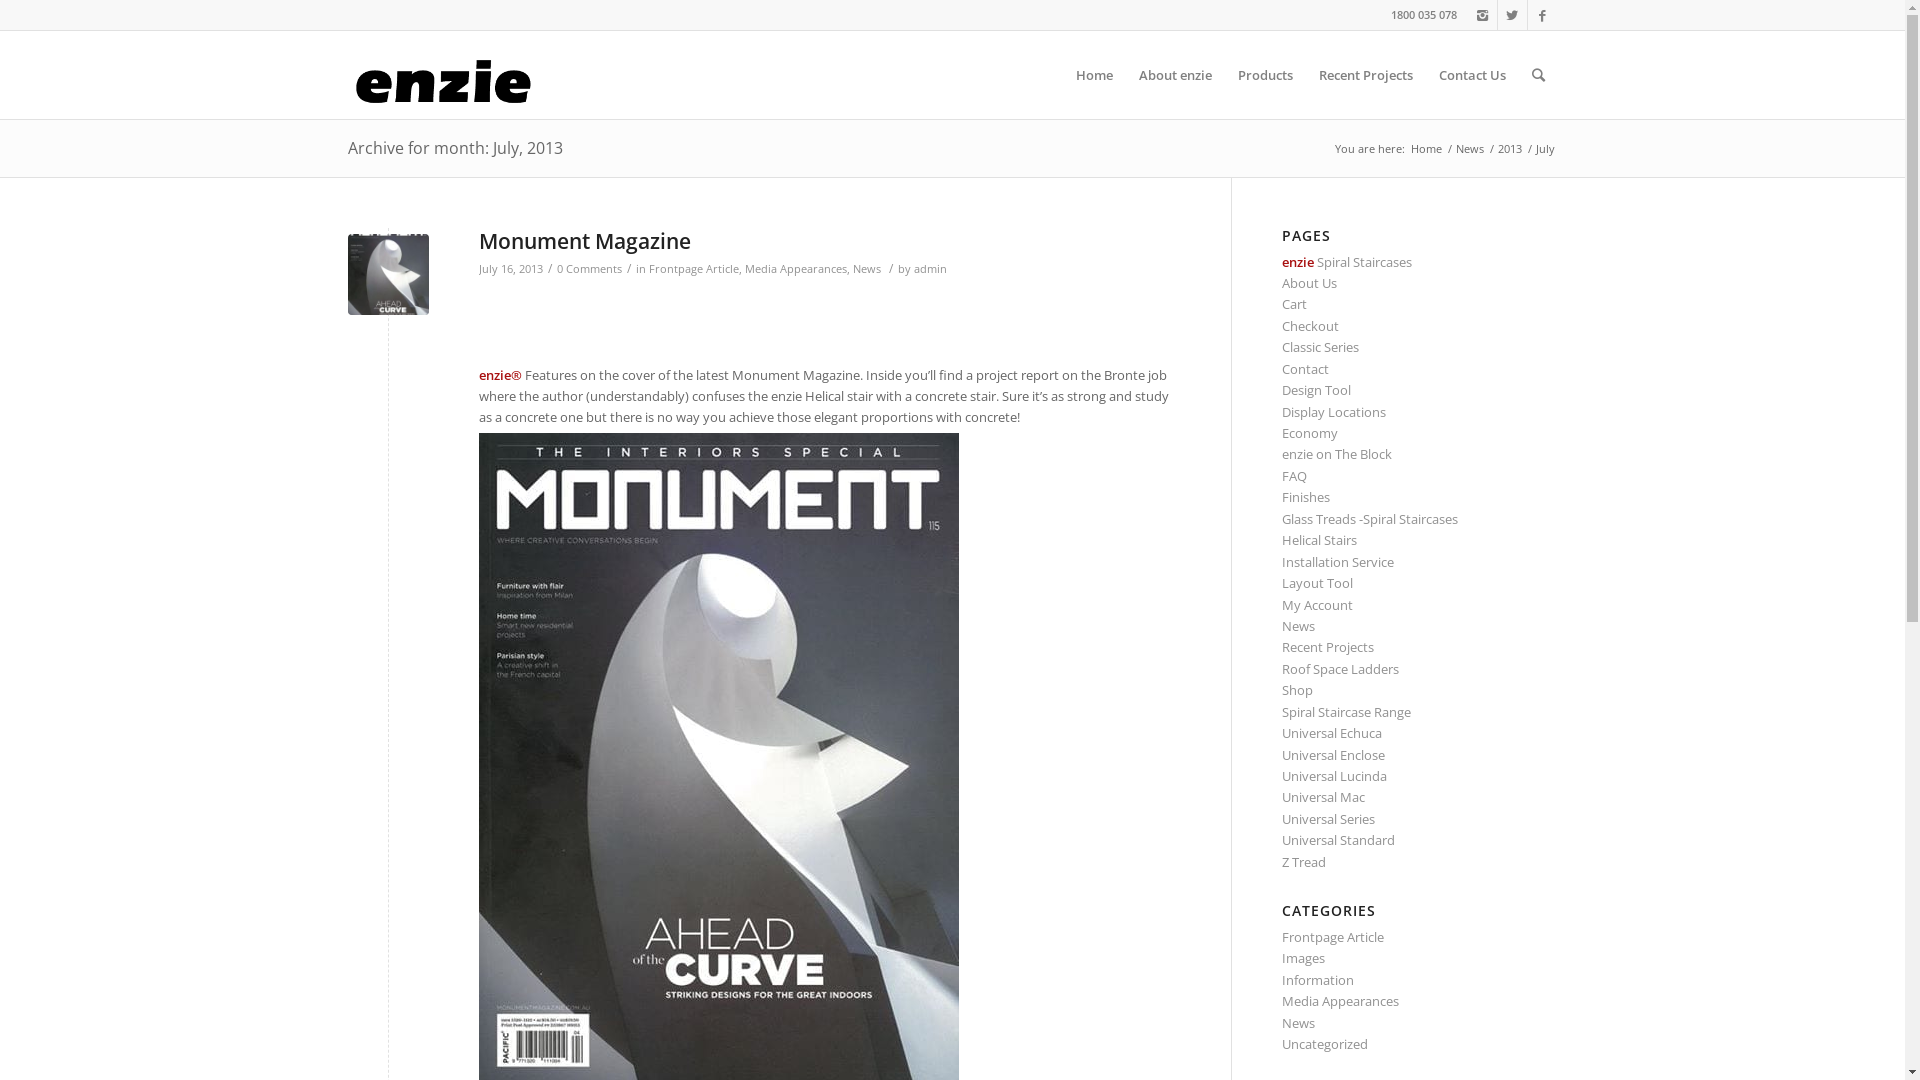 This screenshot has height=1080, width=1920. Describe the element at coordinates (1092, 73) in the screenshot. I see `'Home'` at that location.